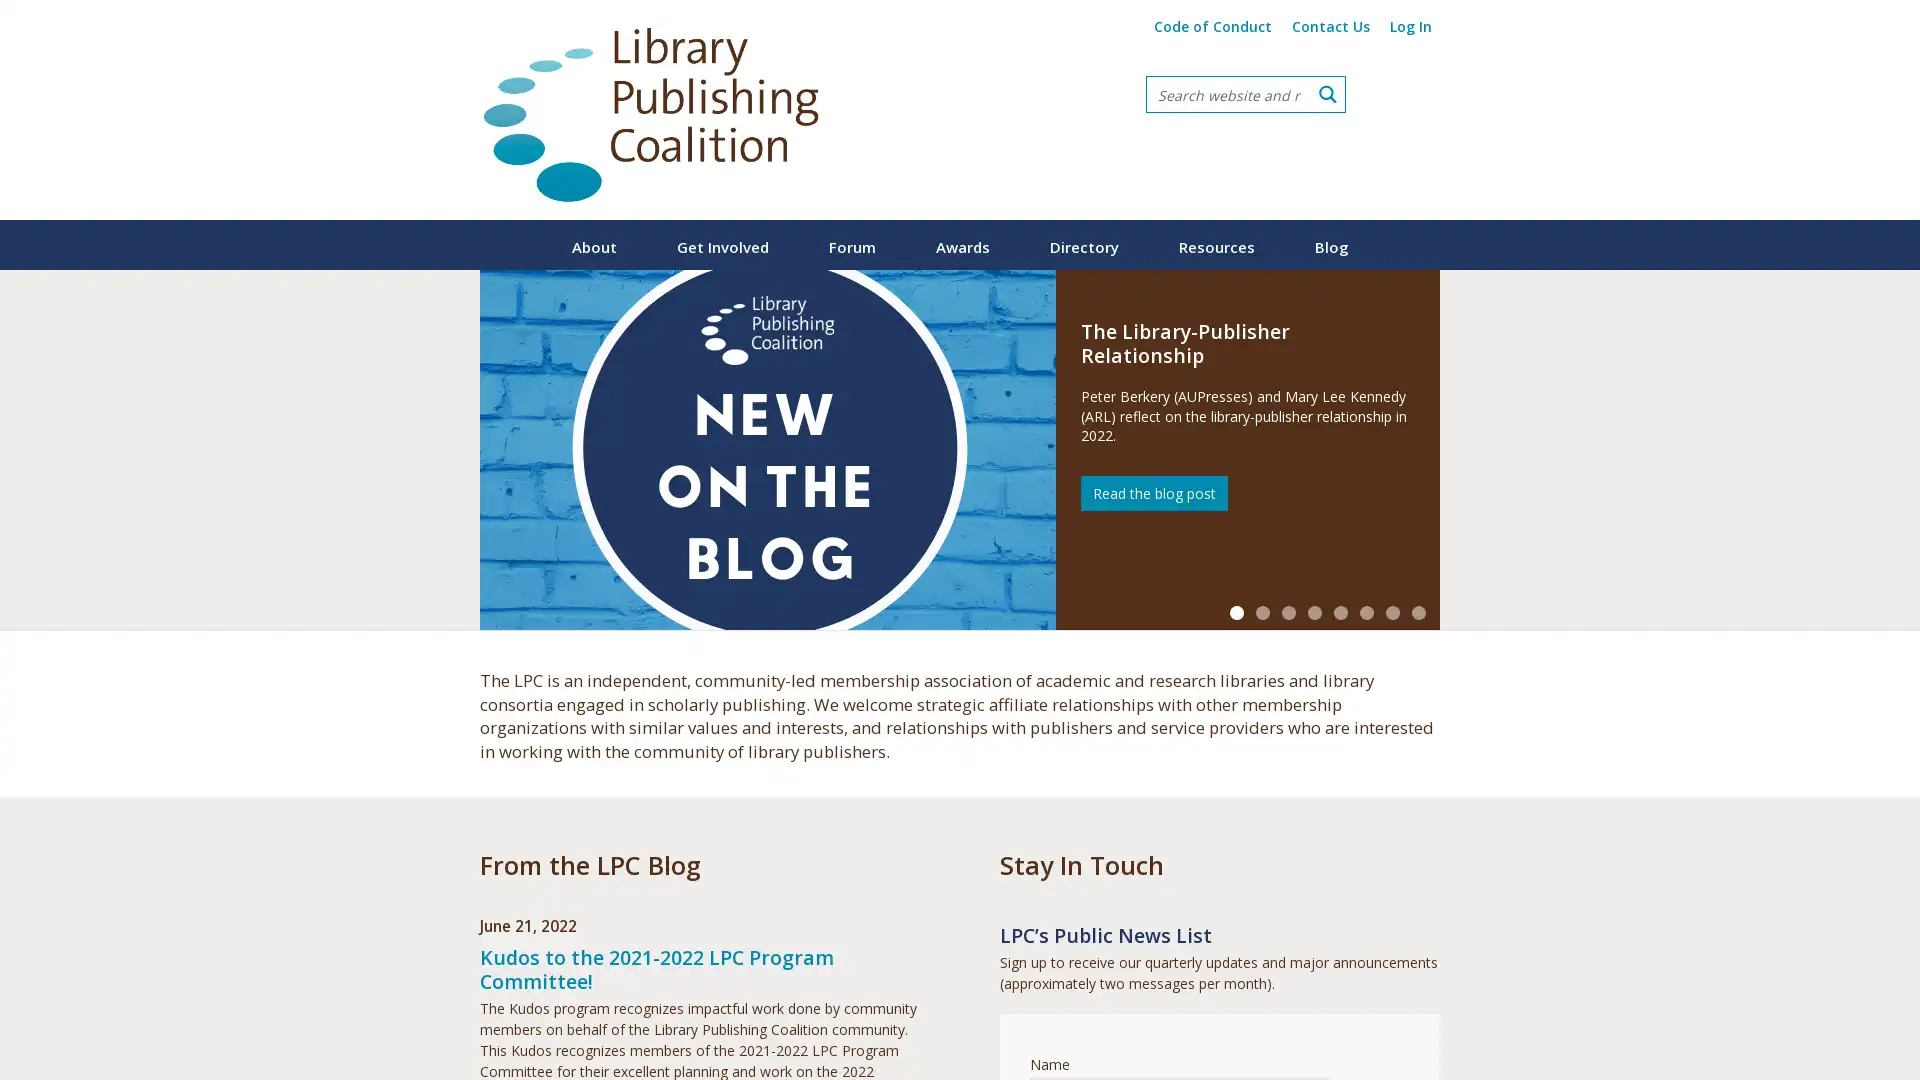  Describe the element at coordinates (1418, 612) in the screenshot. I see `Go to slide 8` at that location.